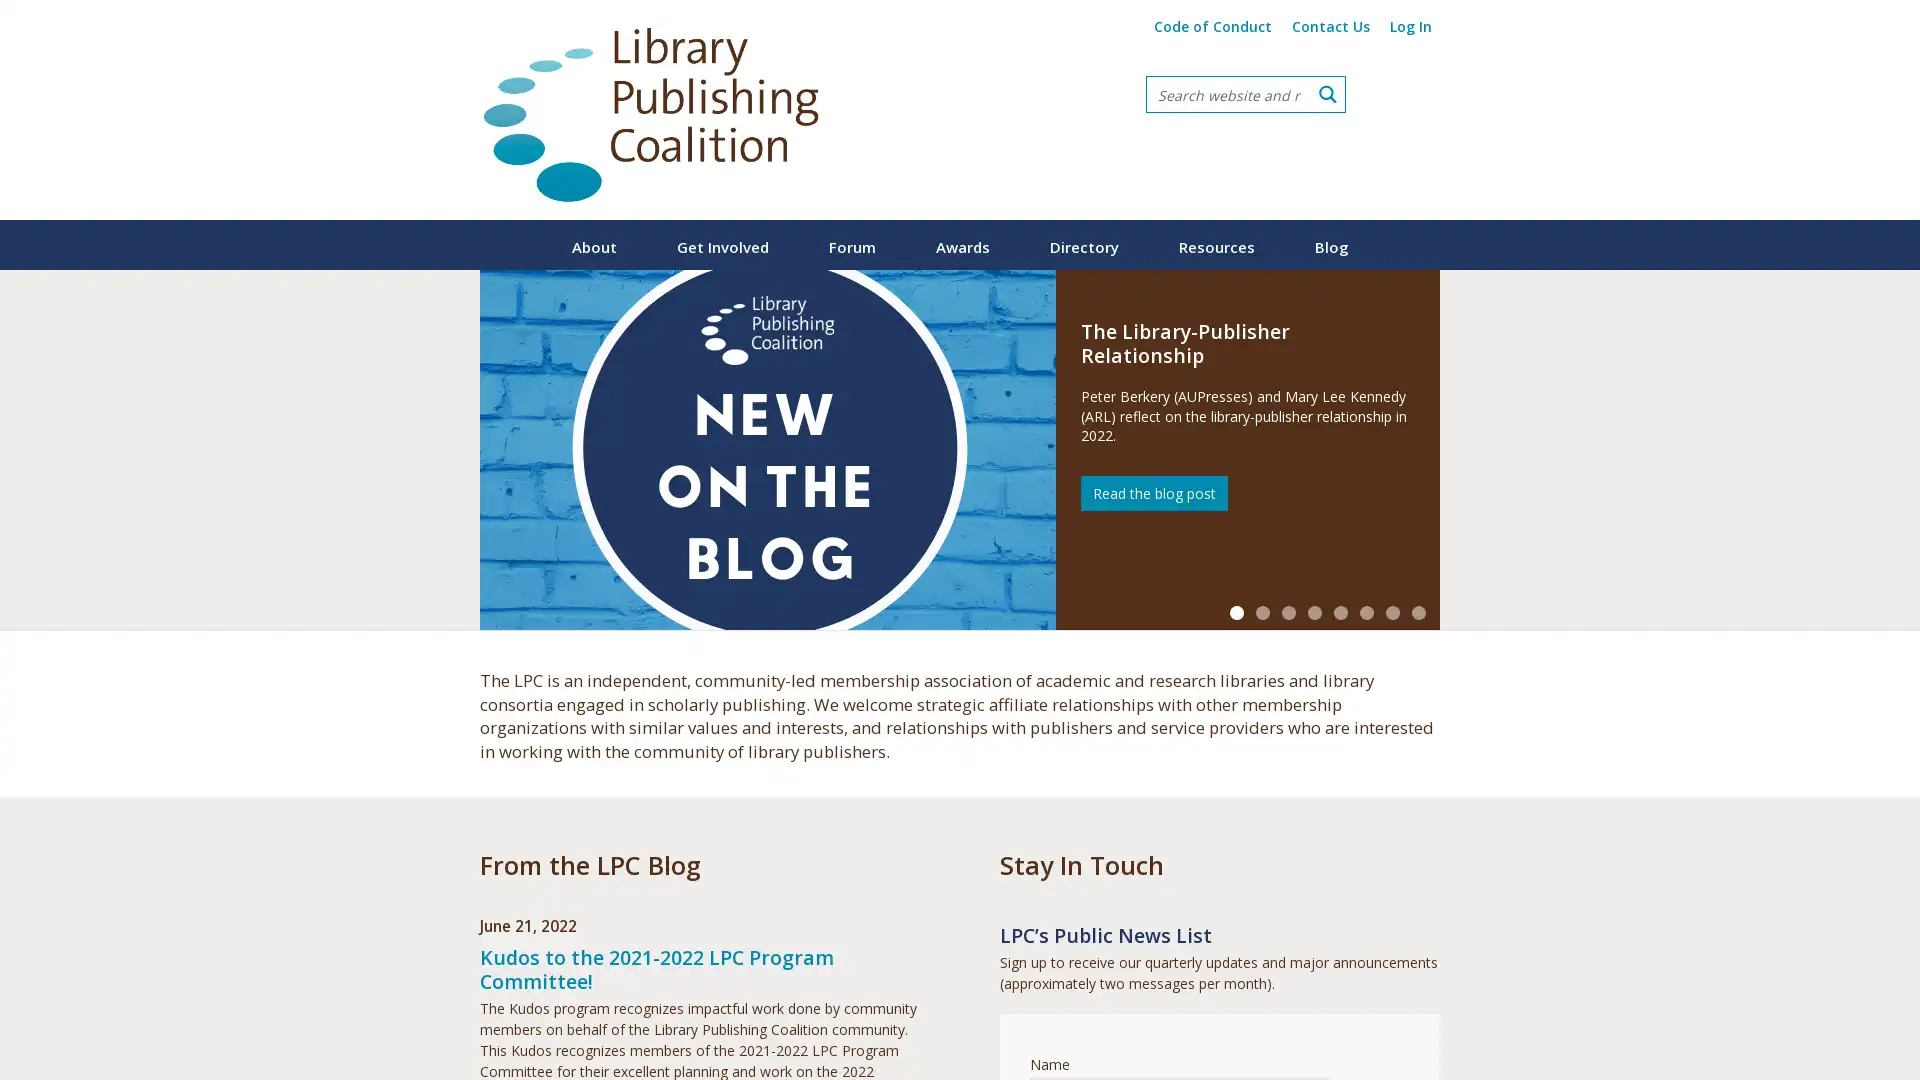  Describe the element at coordinates (1418, 612) in the screenshot. I see `Go to slide 8` at that location.